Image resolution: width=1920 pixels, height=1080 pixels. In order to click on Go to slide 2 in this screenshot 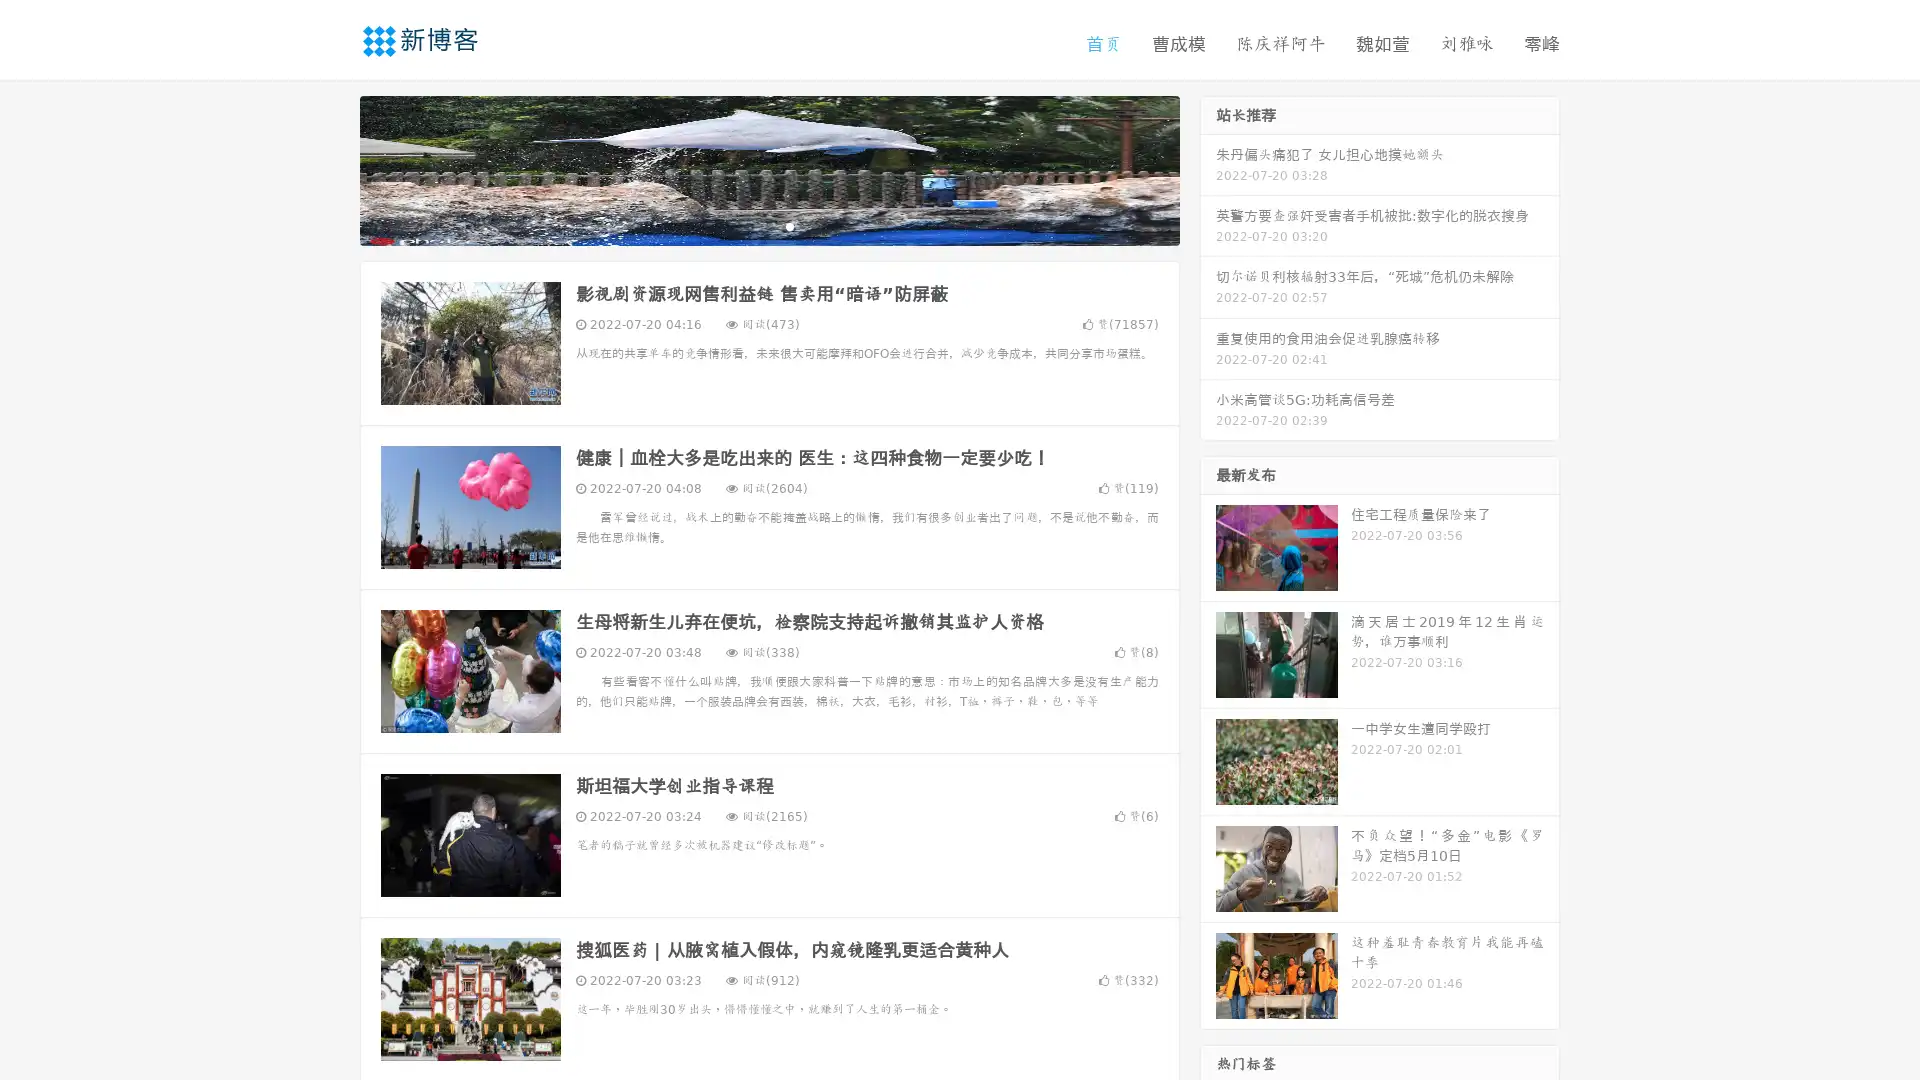, I will do `click(768, 225)`.